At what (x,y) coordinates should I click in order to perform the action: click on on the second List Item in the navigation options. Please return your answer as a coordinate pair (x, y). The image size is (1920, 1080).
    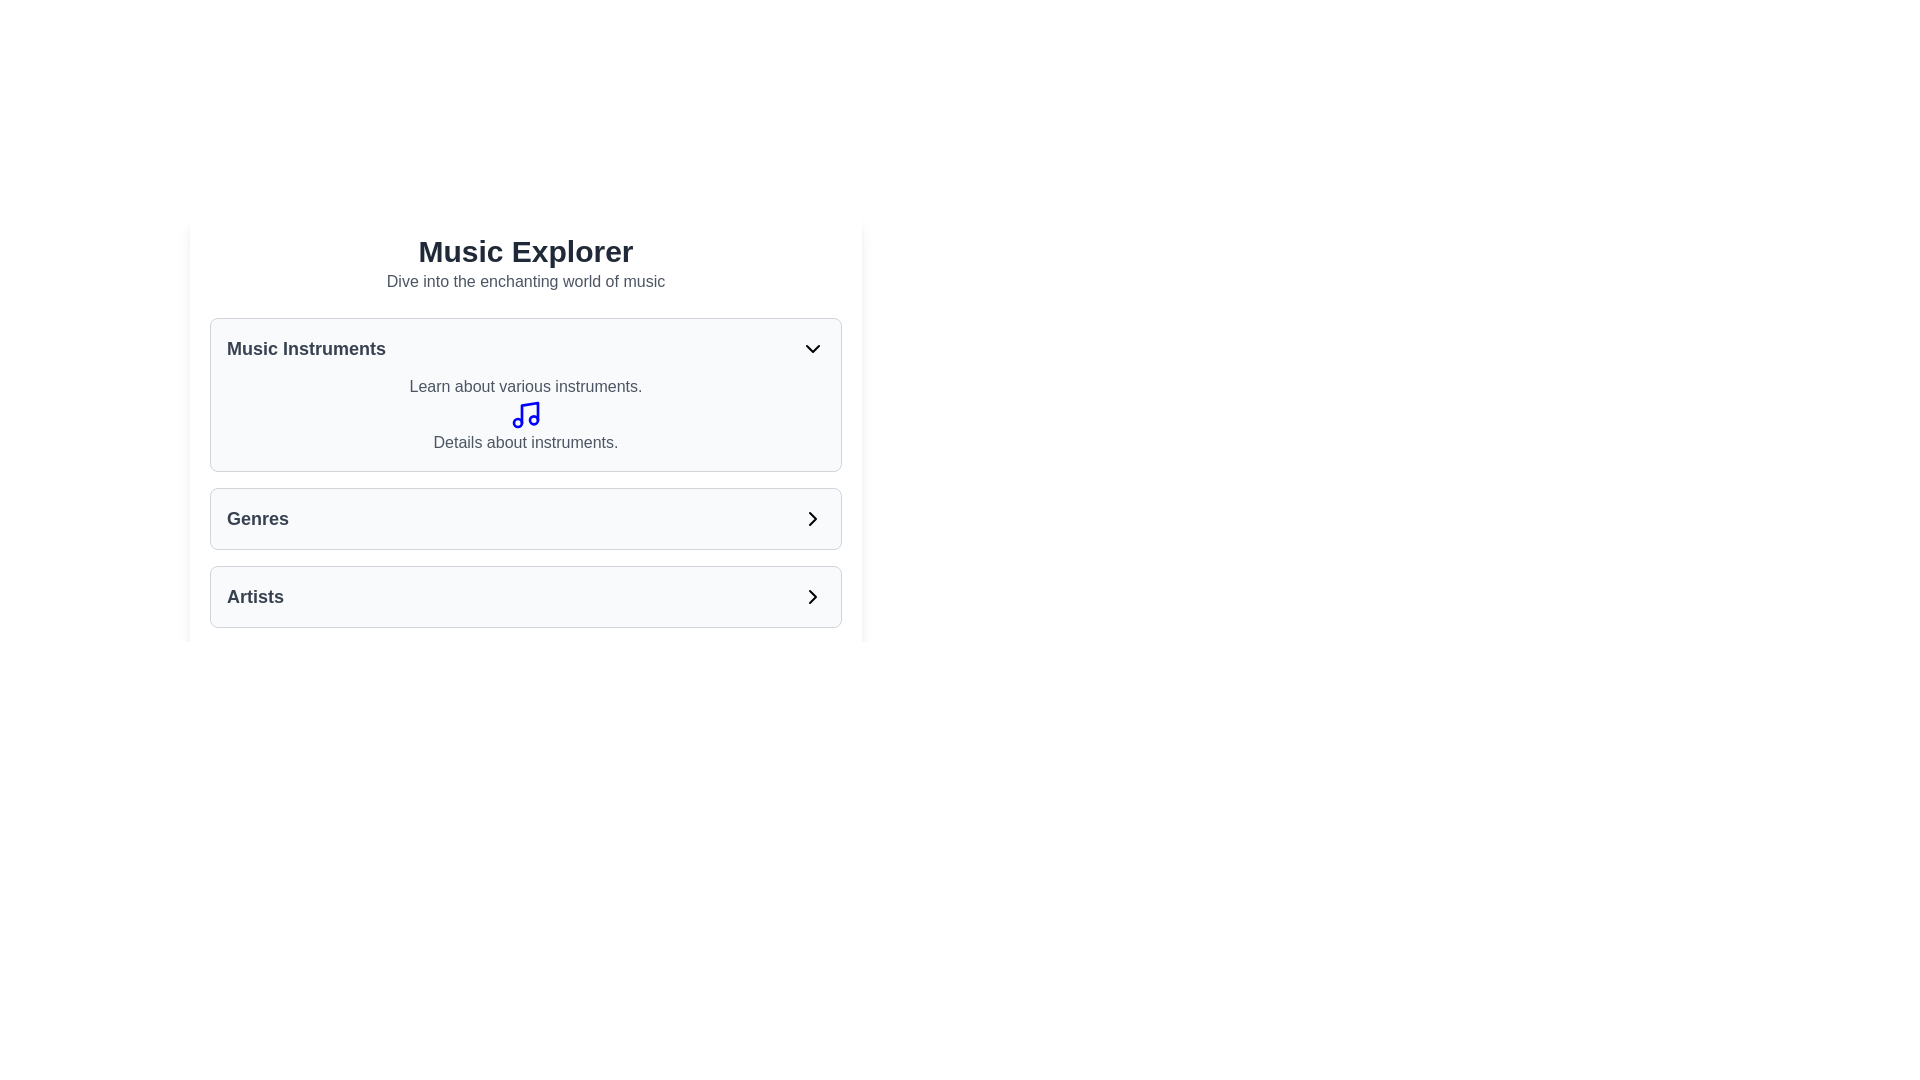
    Looking at the image, I should click on (526, 518).